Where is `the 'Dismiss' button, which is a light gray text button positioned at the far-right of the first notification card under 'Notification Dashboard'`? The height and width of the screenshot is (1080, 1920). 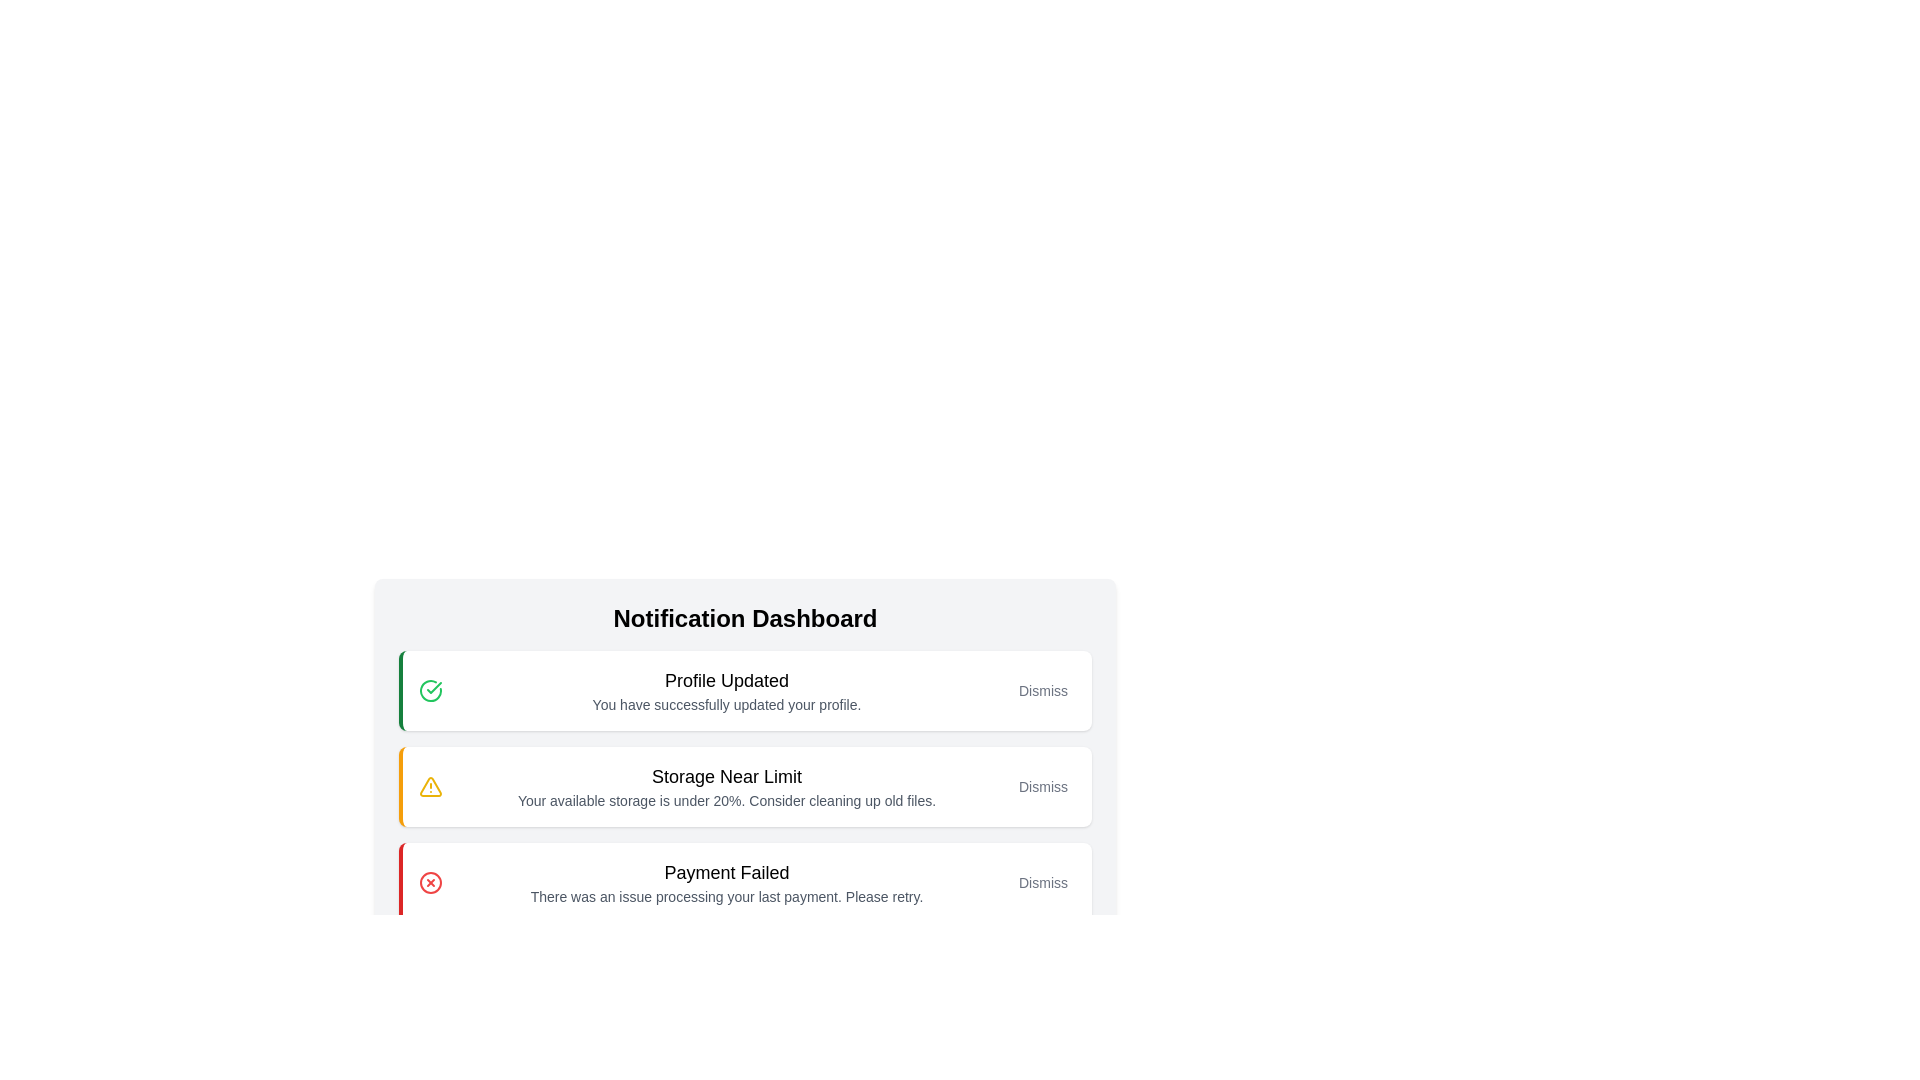
the 'Dismiss' button, which is a light gray text button positioned at the far-right of the first notification card under 'Notification Dashboard' is located at coordinates (1042, 689).